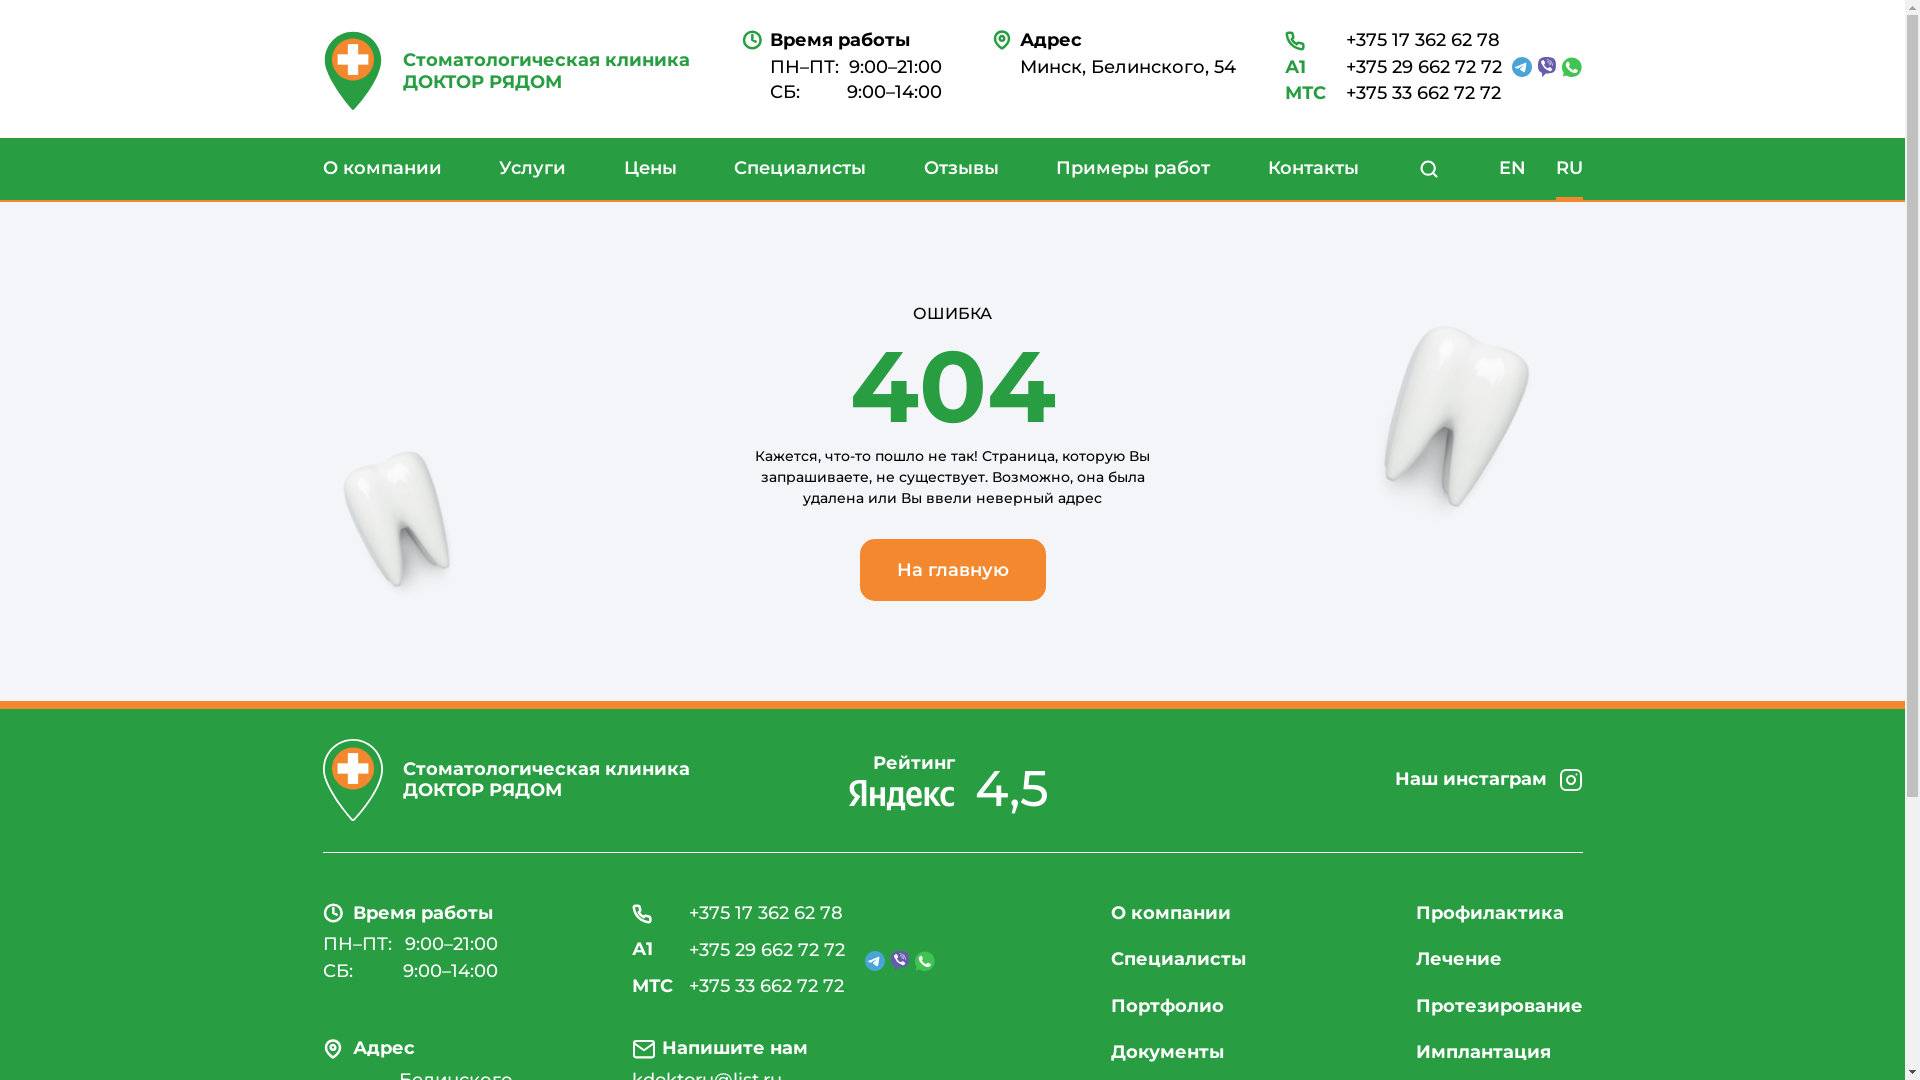  Describe the element at coordinates (736, 914) in the screenshot. I see `'+375 17 362 62 78'` at that location.